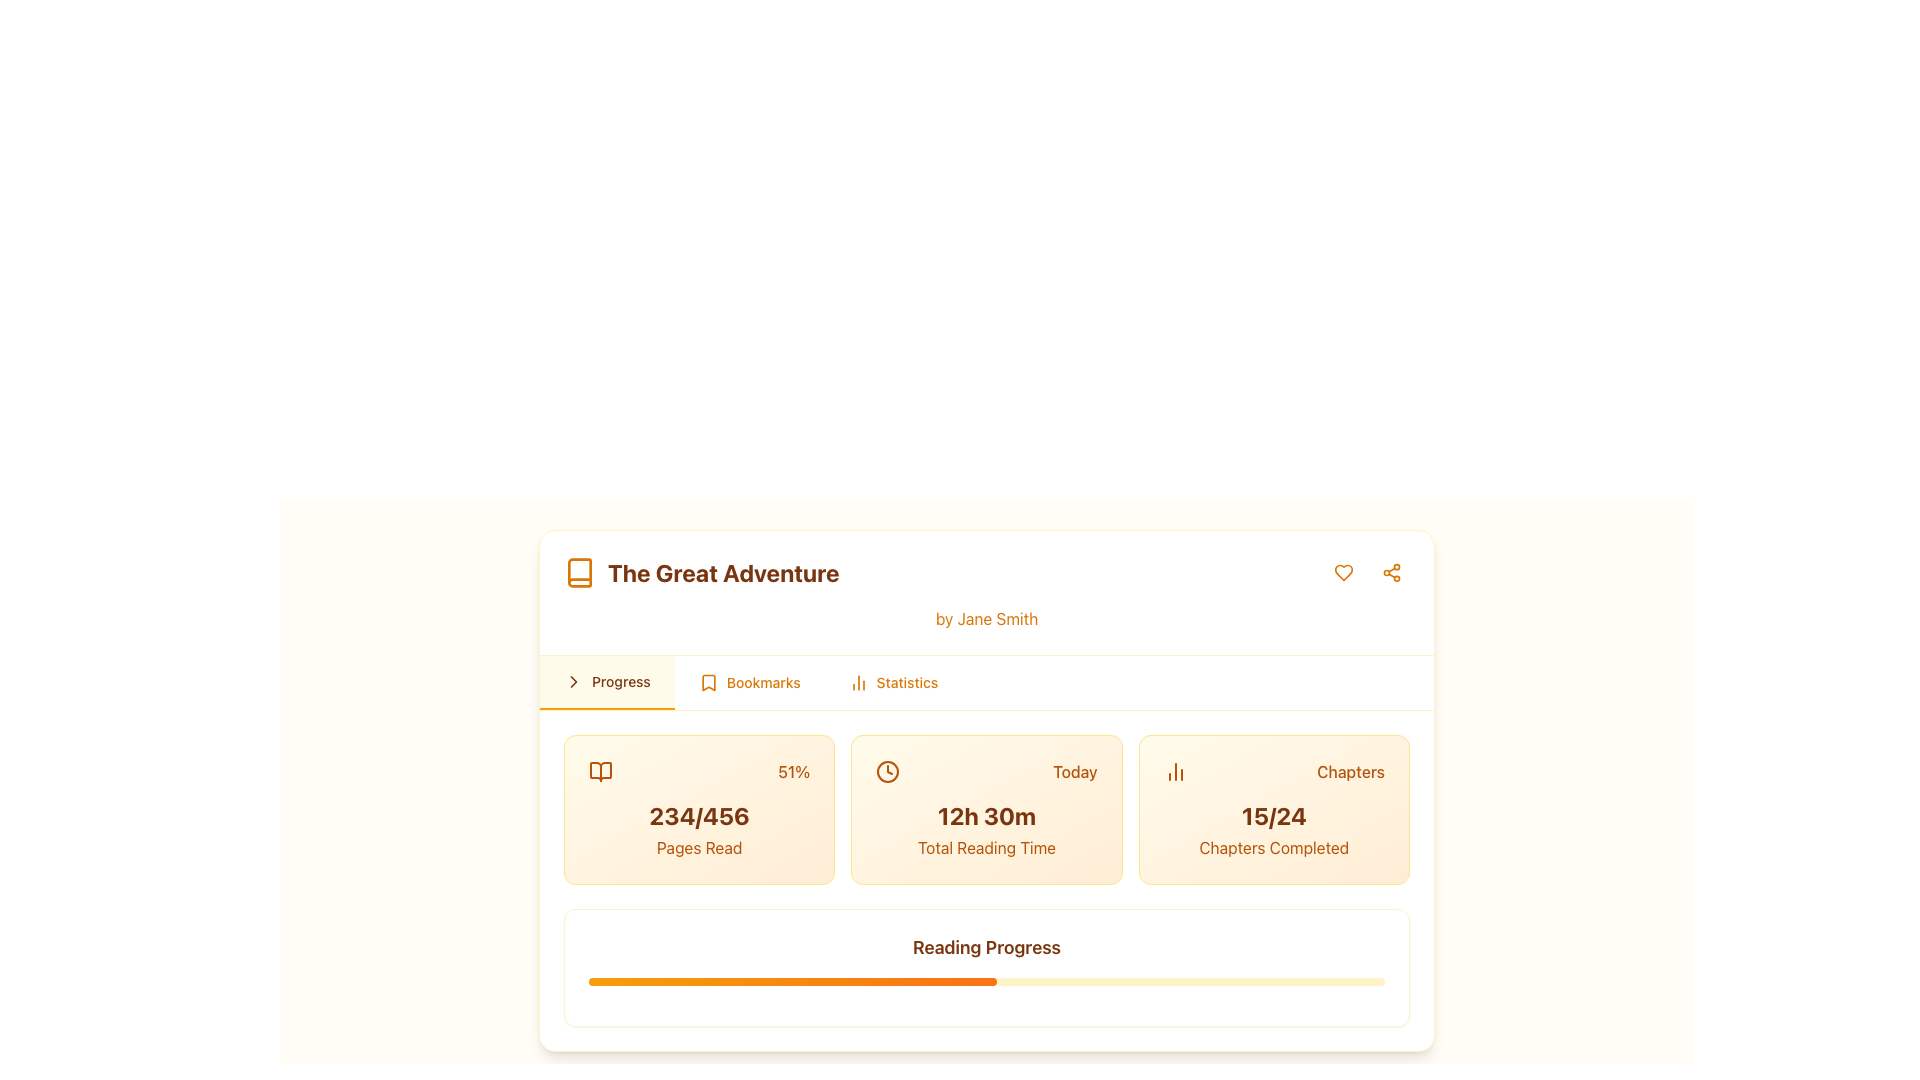 This screenshot has width=1920, height=1080. What do you see at coordinates (987, 879) in the screenshot?
I see `total reading time displayed on the Informational Card, positioned in the middle column of the layout` at bounding box center [987, 879].